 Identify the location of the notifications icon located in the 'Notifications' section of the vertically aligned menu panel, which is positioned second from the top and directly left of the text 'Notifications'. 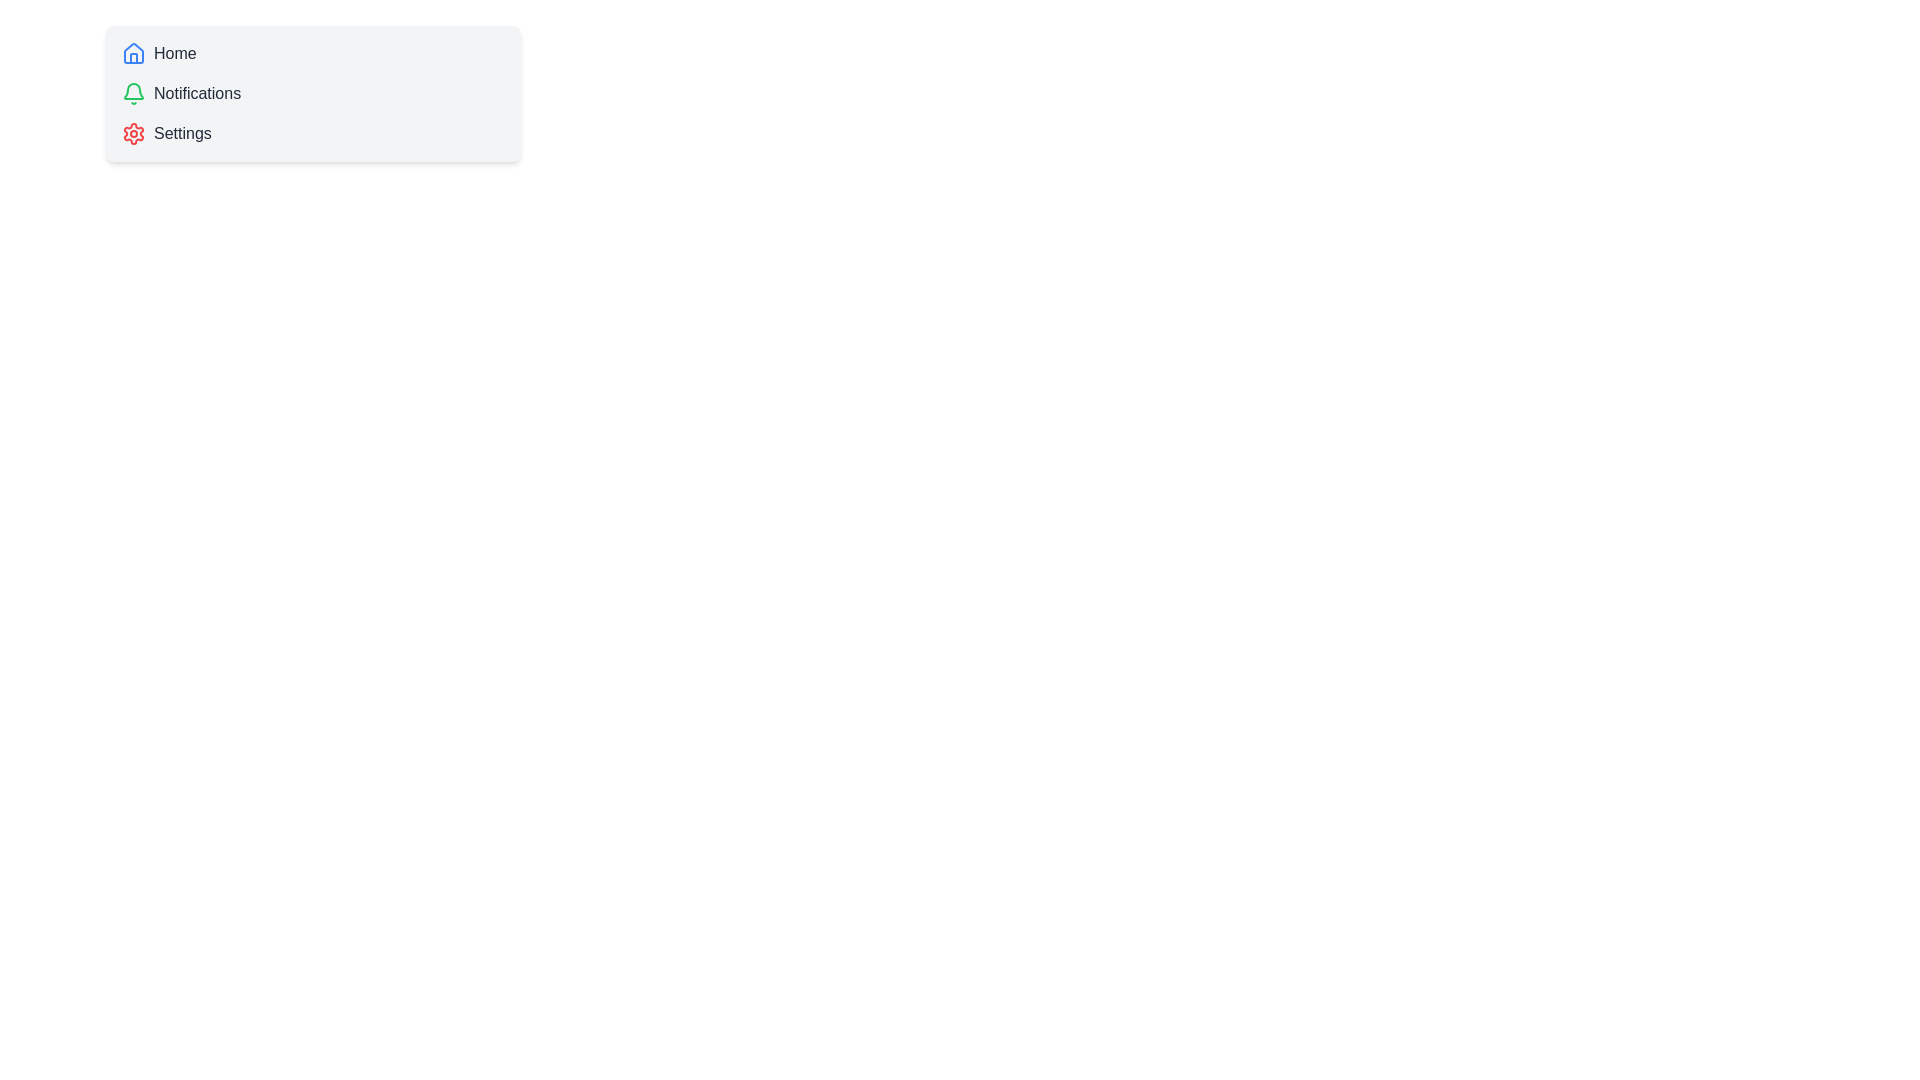
(133, 93).